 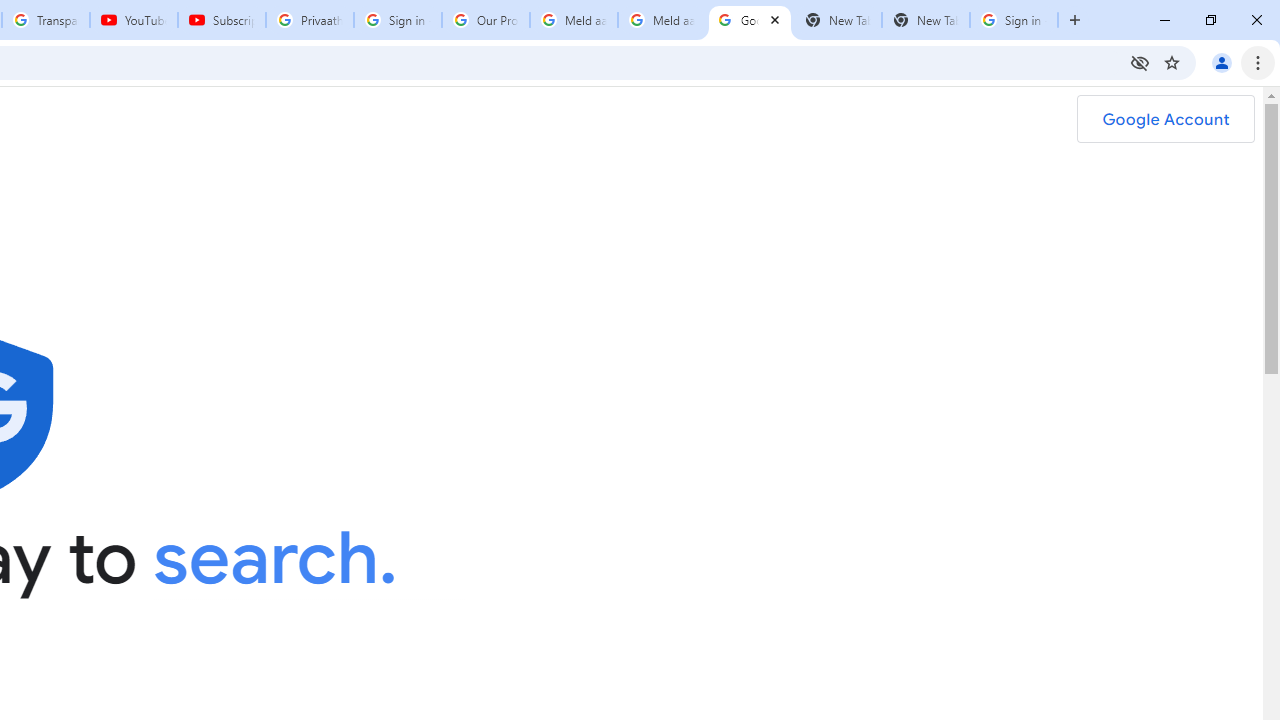 What do you see at coordinates (749, 20) in the screenshot?
I see `'Google Safety Center - Stay Safer Online'` at bounding box center [749, 20].